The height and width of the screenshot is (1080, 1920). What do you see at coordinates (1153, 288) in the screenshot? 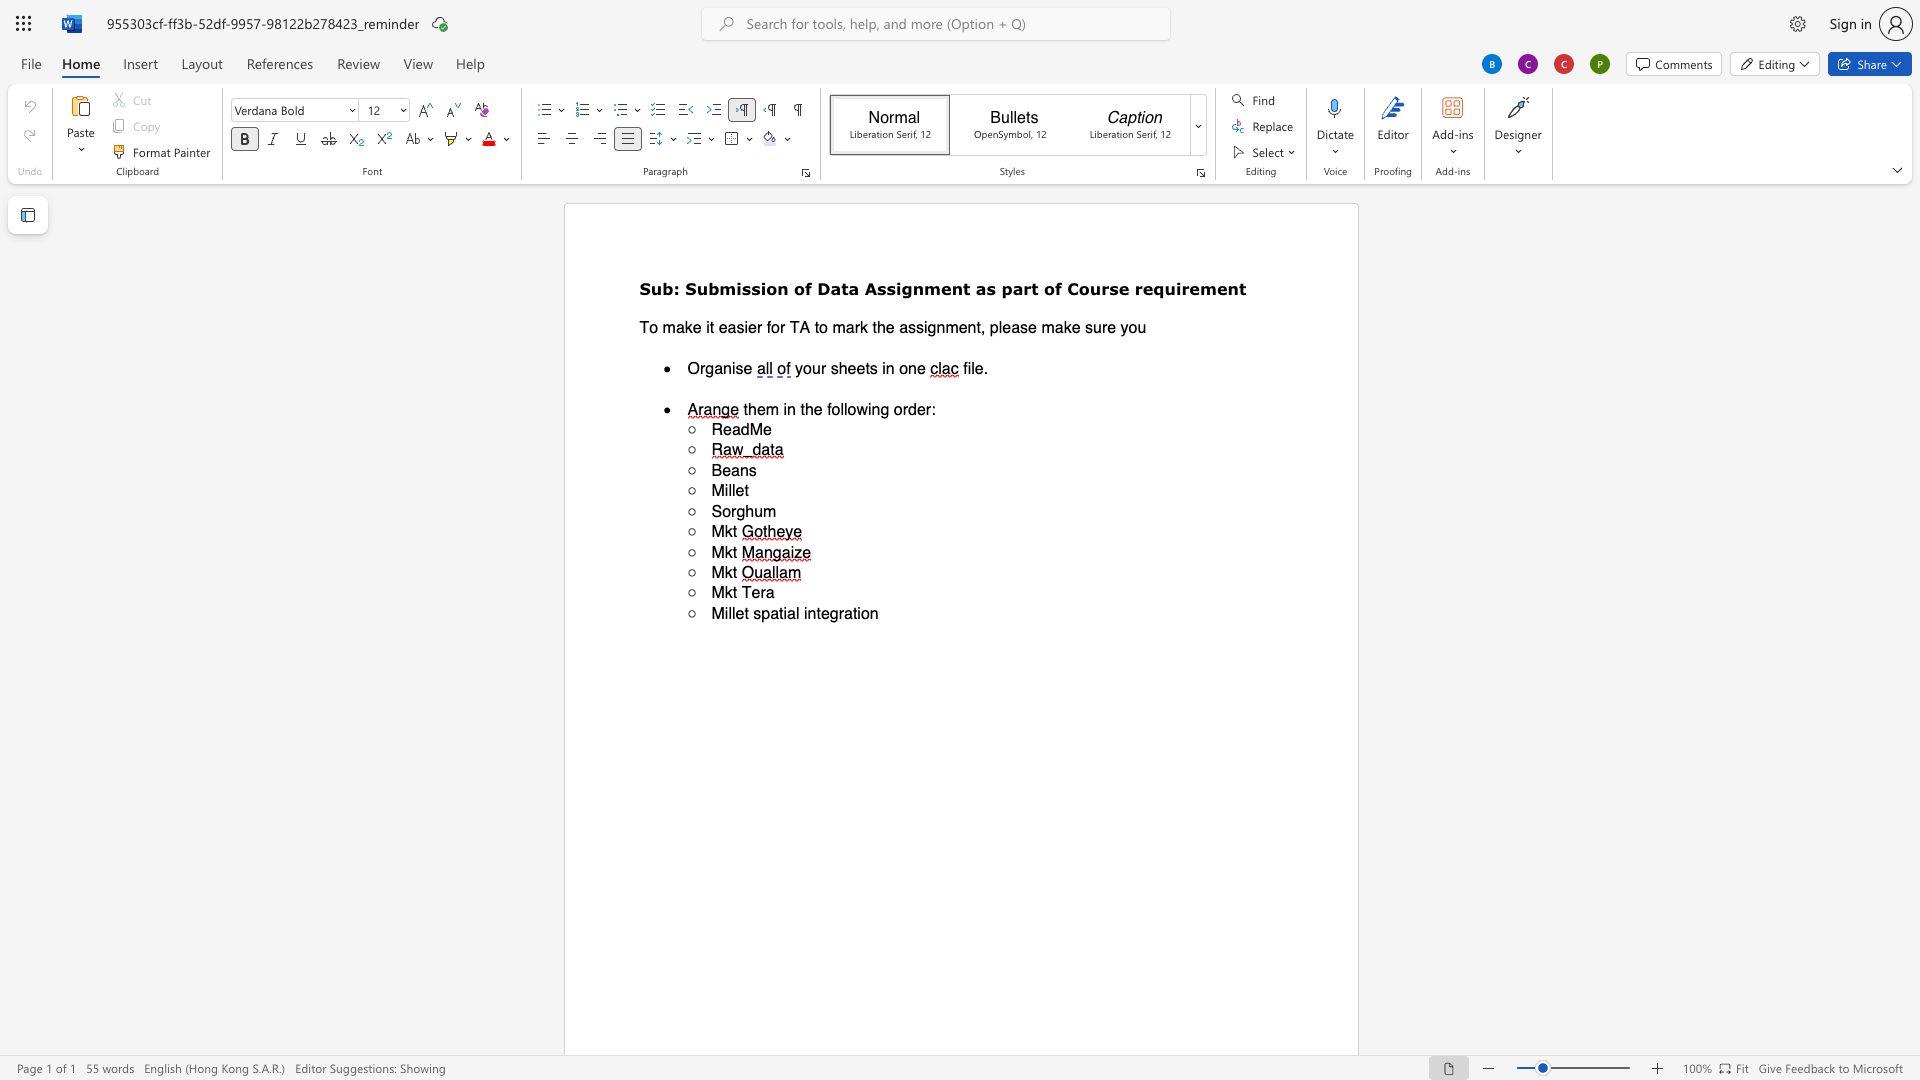
I see `the space between the continuous character "e" and "q" in the text` at bounding box center [1153, 288].